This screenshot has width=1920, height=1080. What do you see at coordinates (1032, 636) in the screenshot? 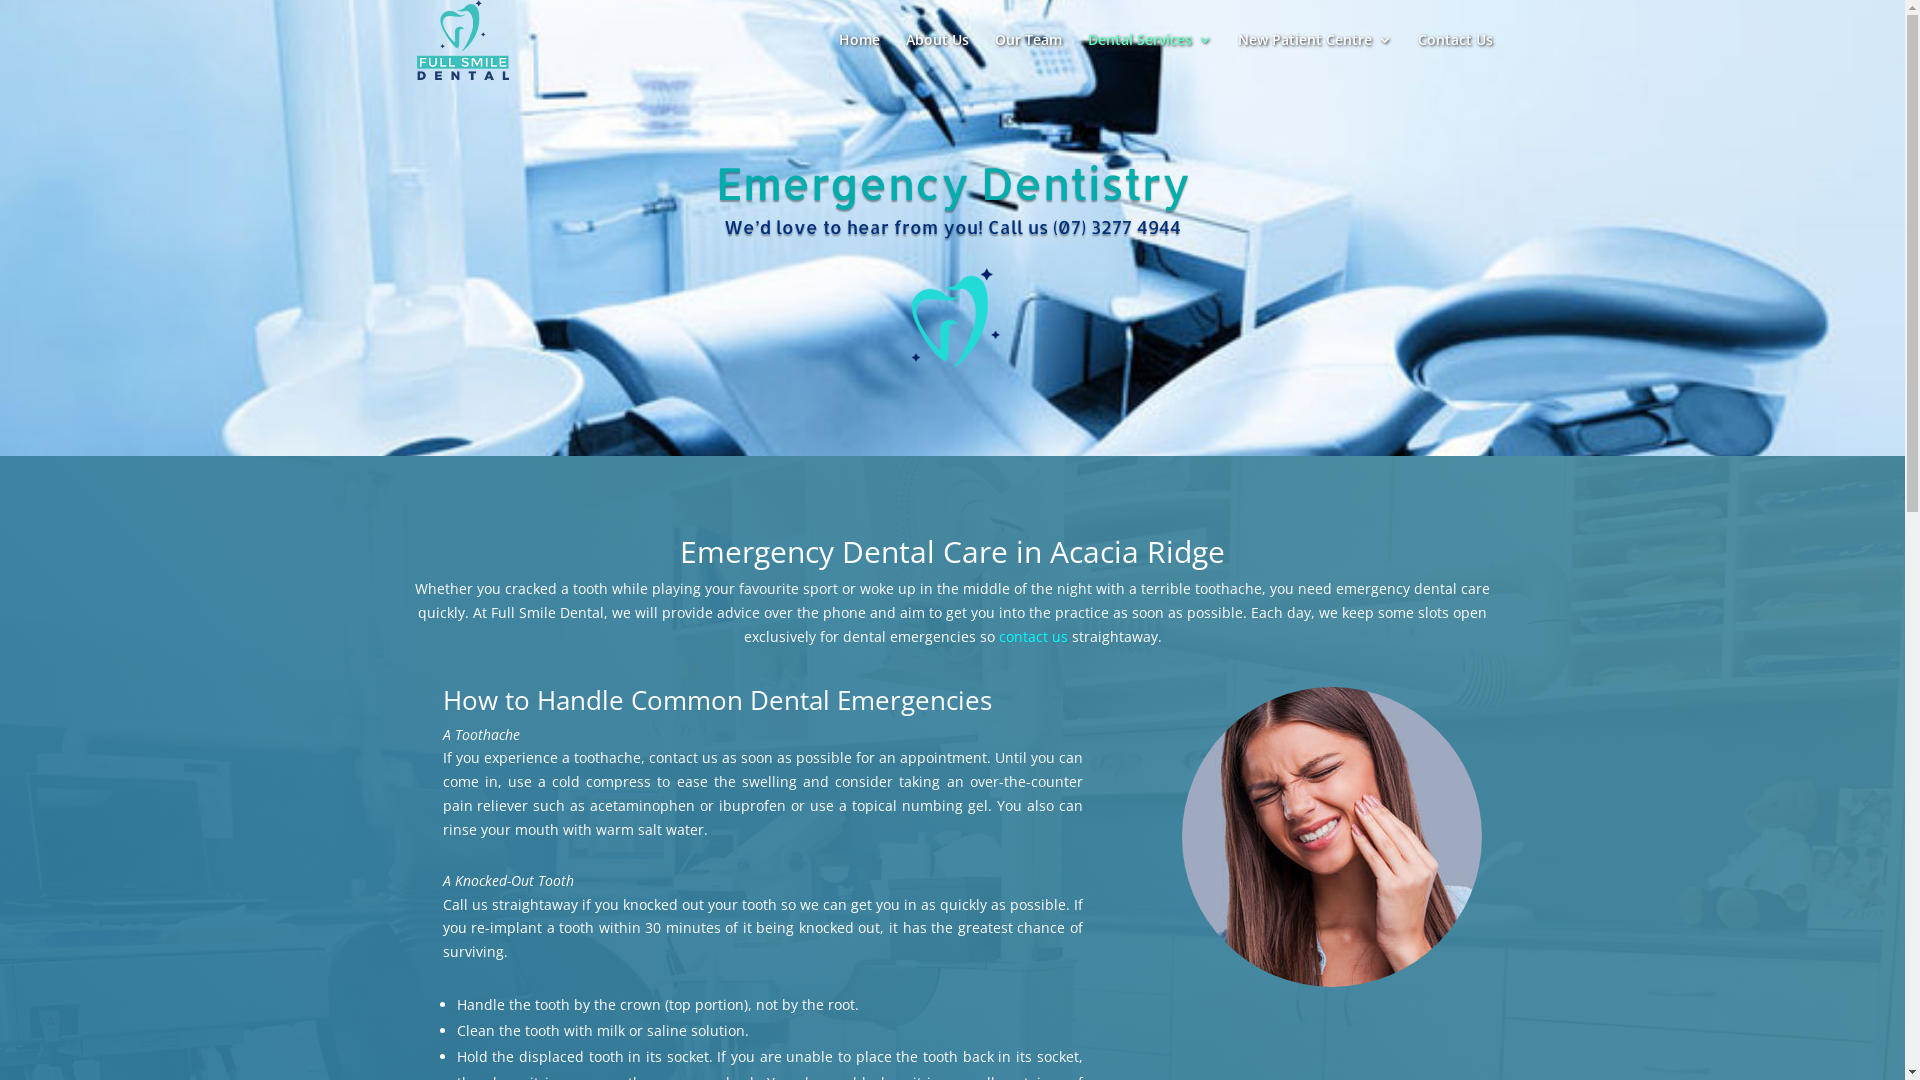
I see `'contact us'` at bounding box center [1032, 636].